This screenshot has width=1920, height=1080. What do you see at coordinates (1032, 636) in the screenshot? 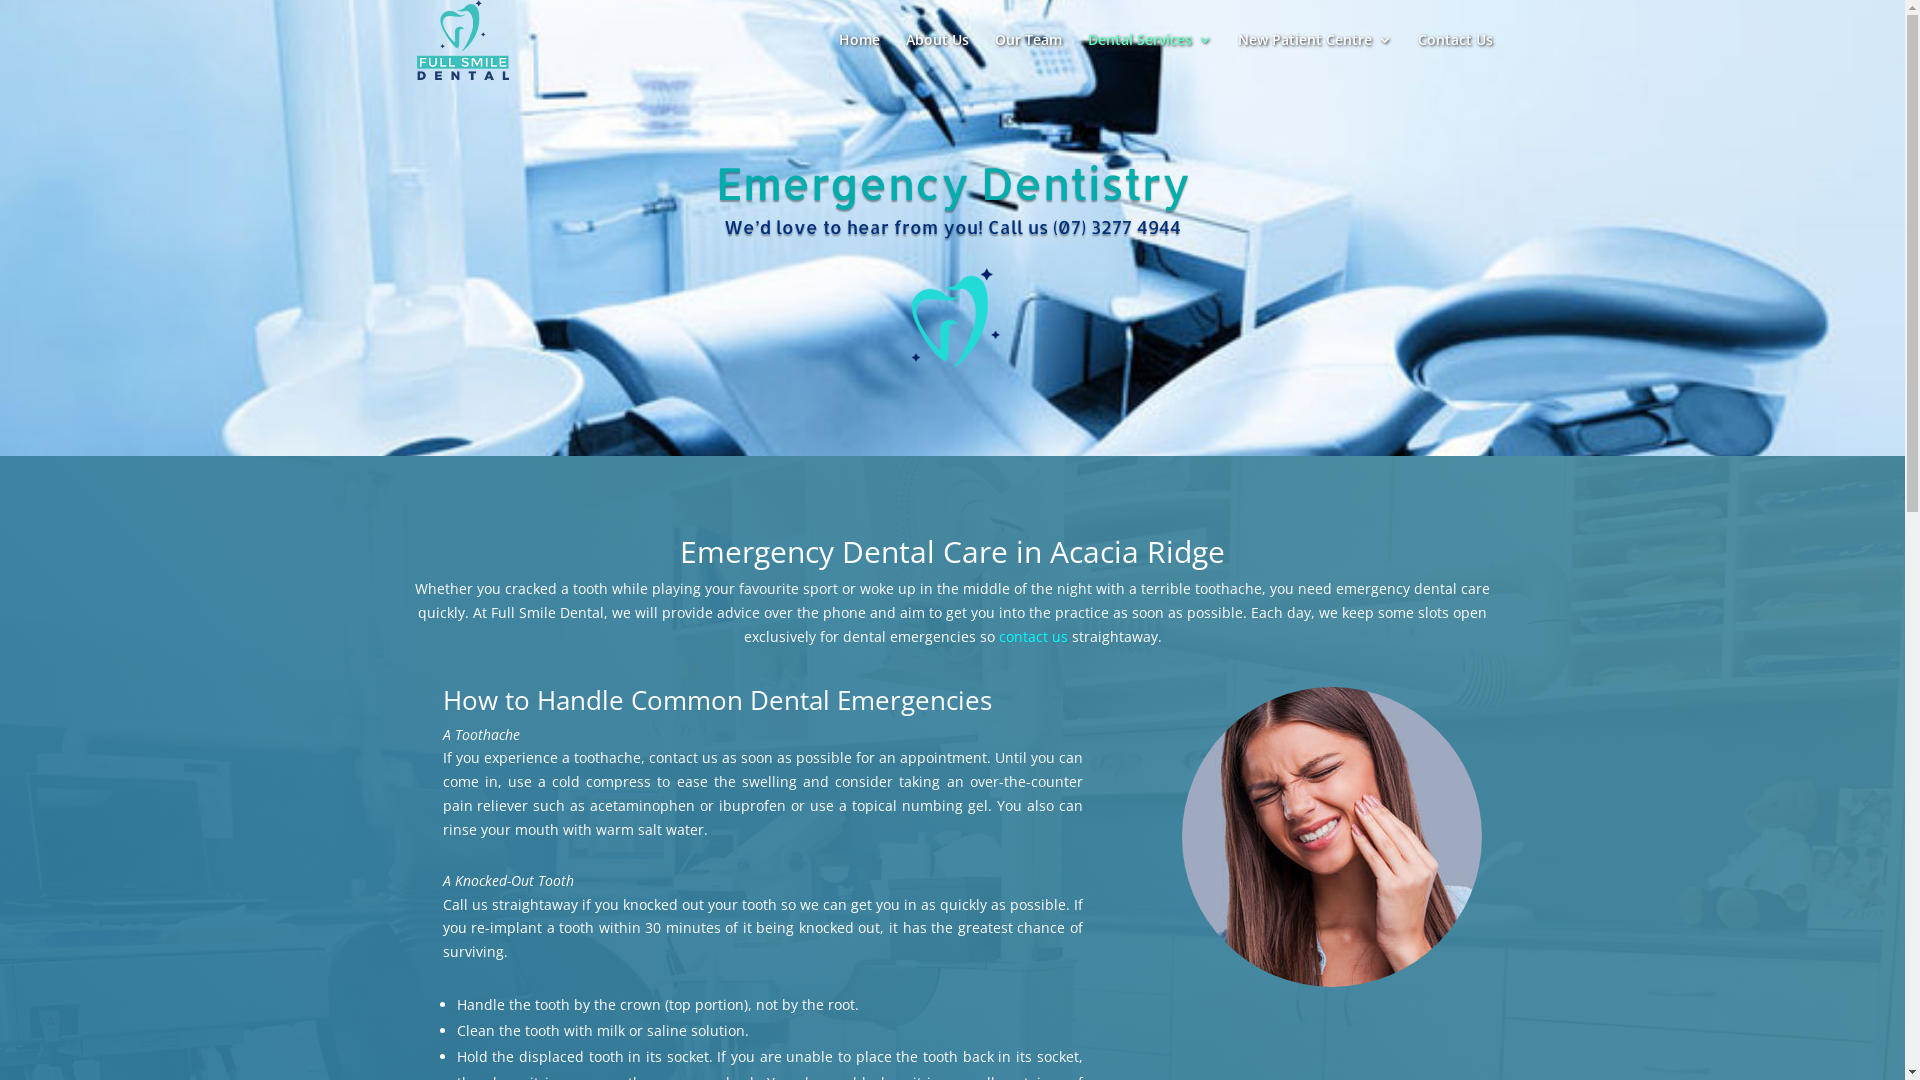
I see `'contact us'` at bounding box center [1032, 636].